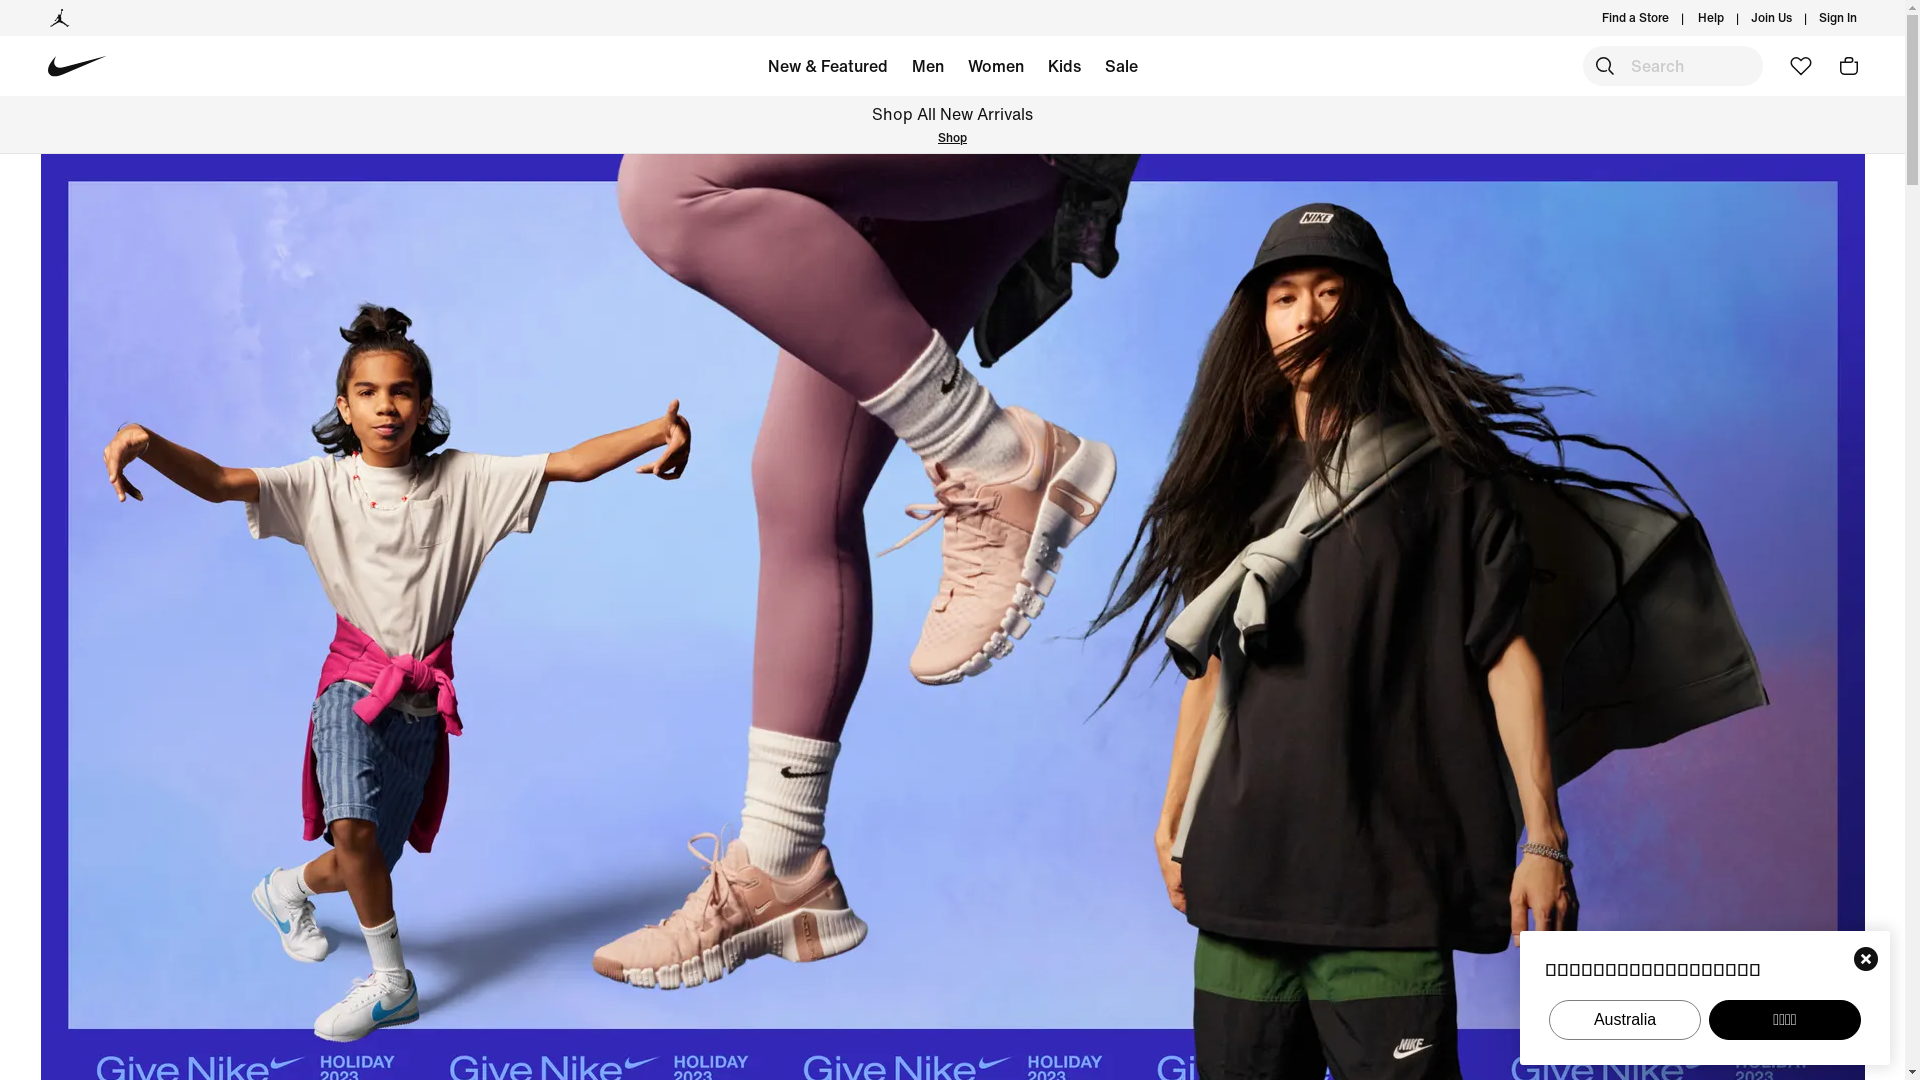 This screenshot has height=1080, width=1920. I want to click on 'Women', so click(996, 68).